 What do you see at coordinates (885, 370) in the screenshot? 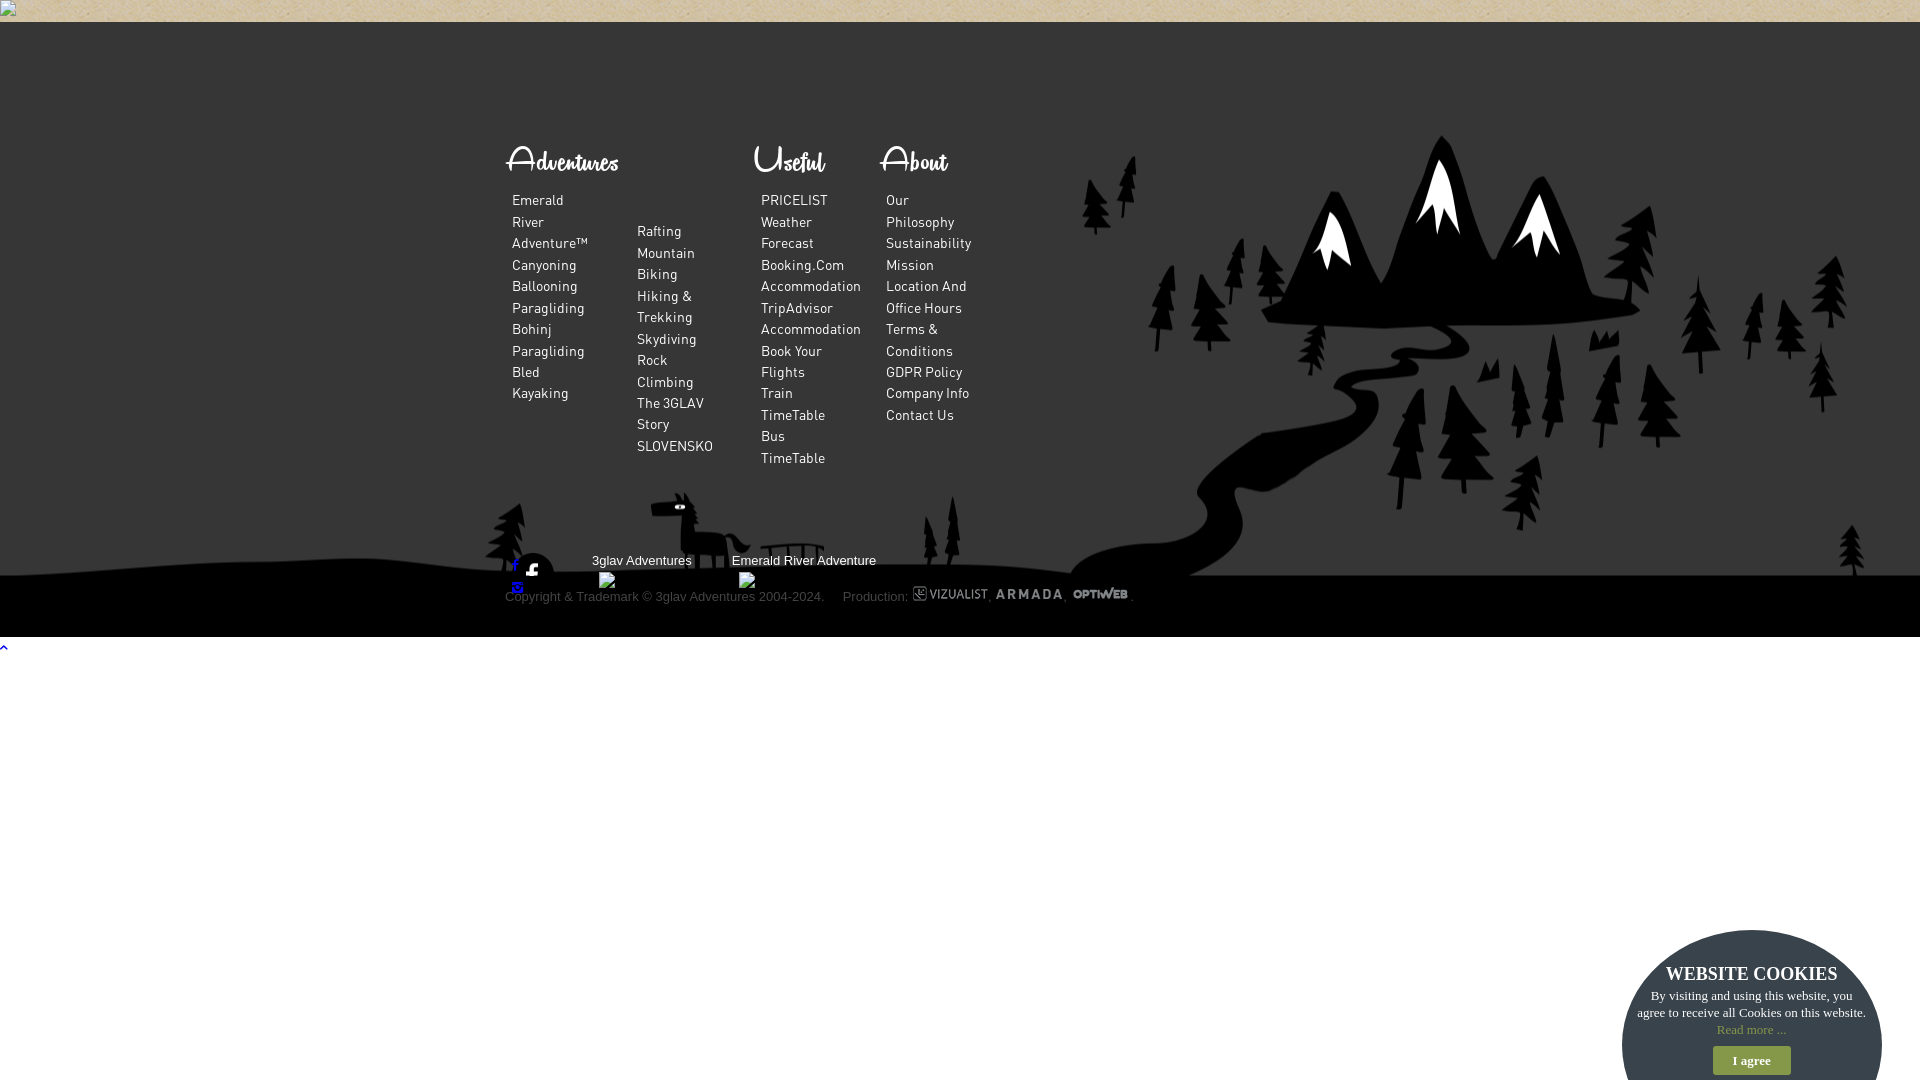
I see `'GDPR Policy'` at bounding box center [885, 370].